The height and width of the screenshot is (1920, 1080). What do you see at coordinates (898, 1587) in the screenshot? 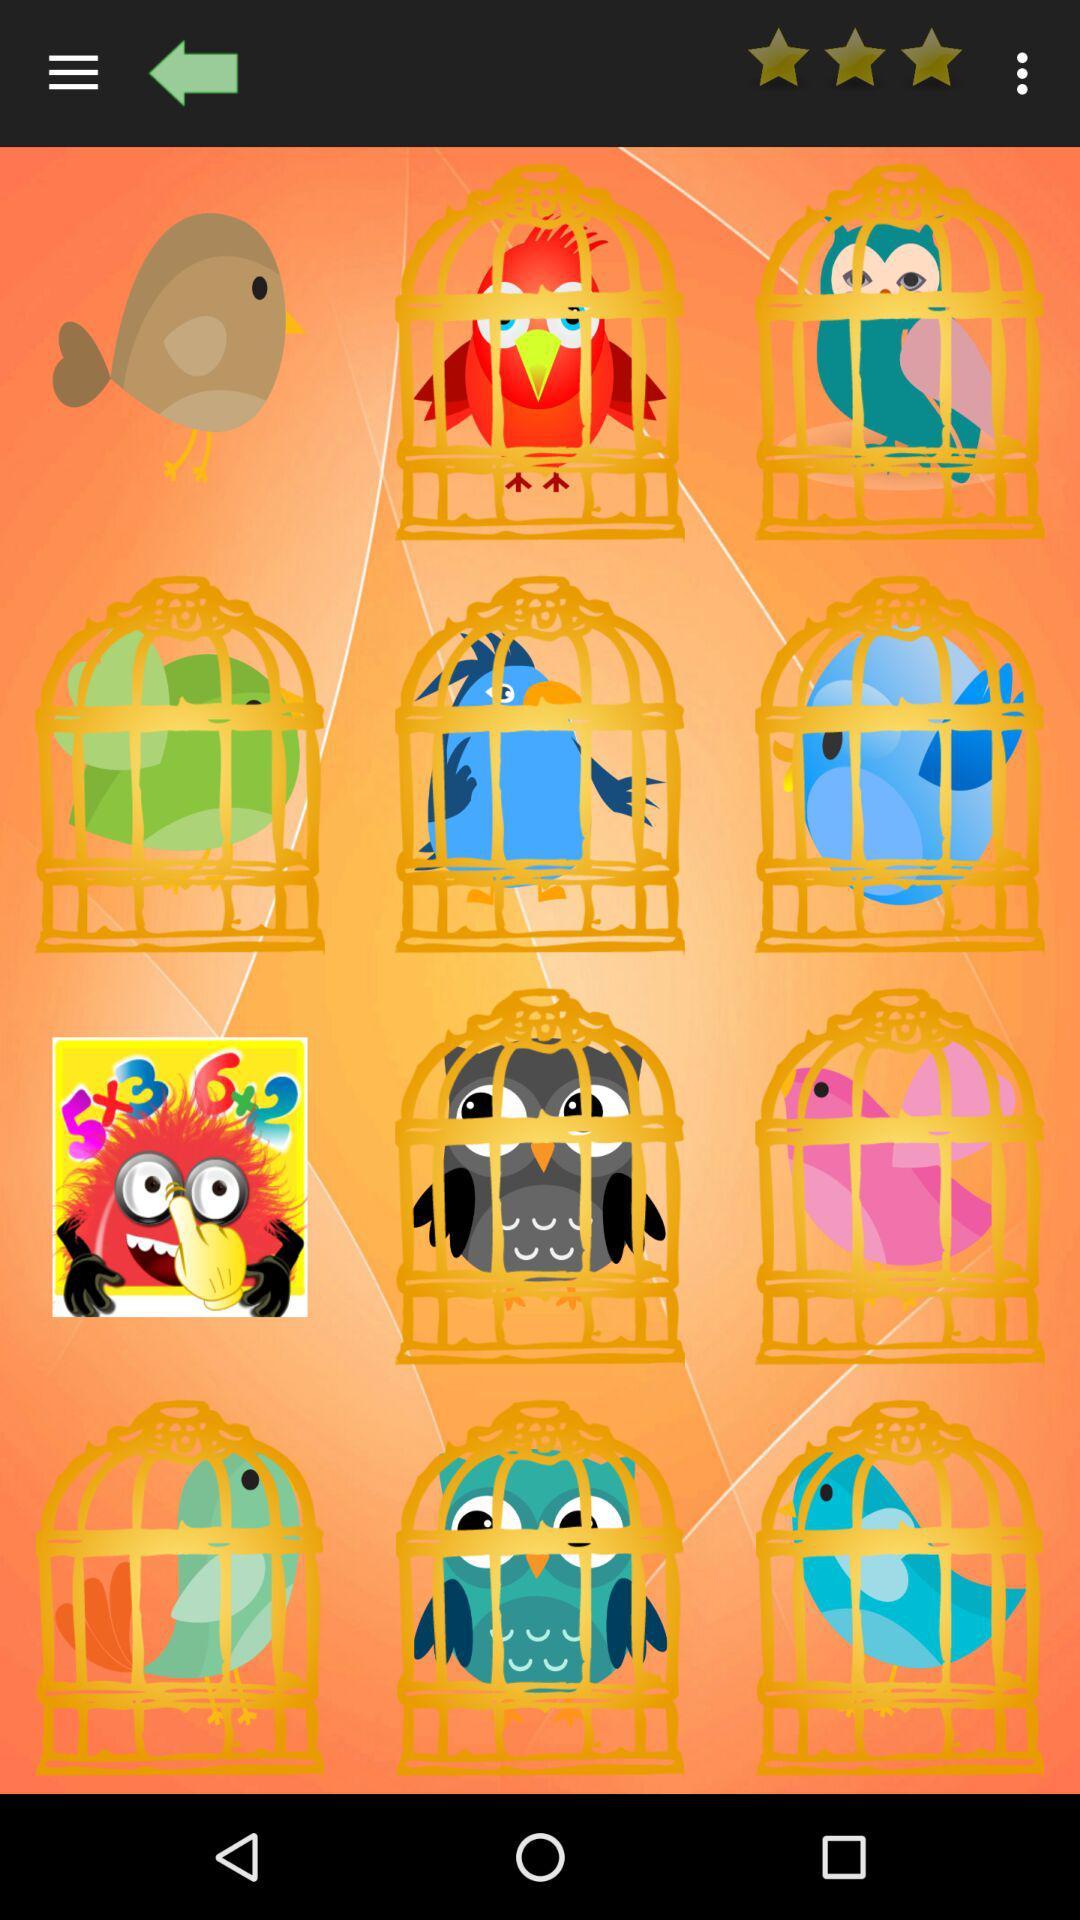
I see `locked avatar` at bounding box center [898, 1587].